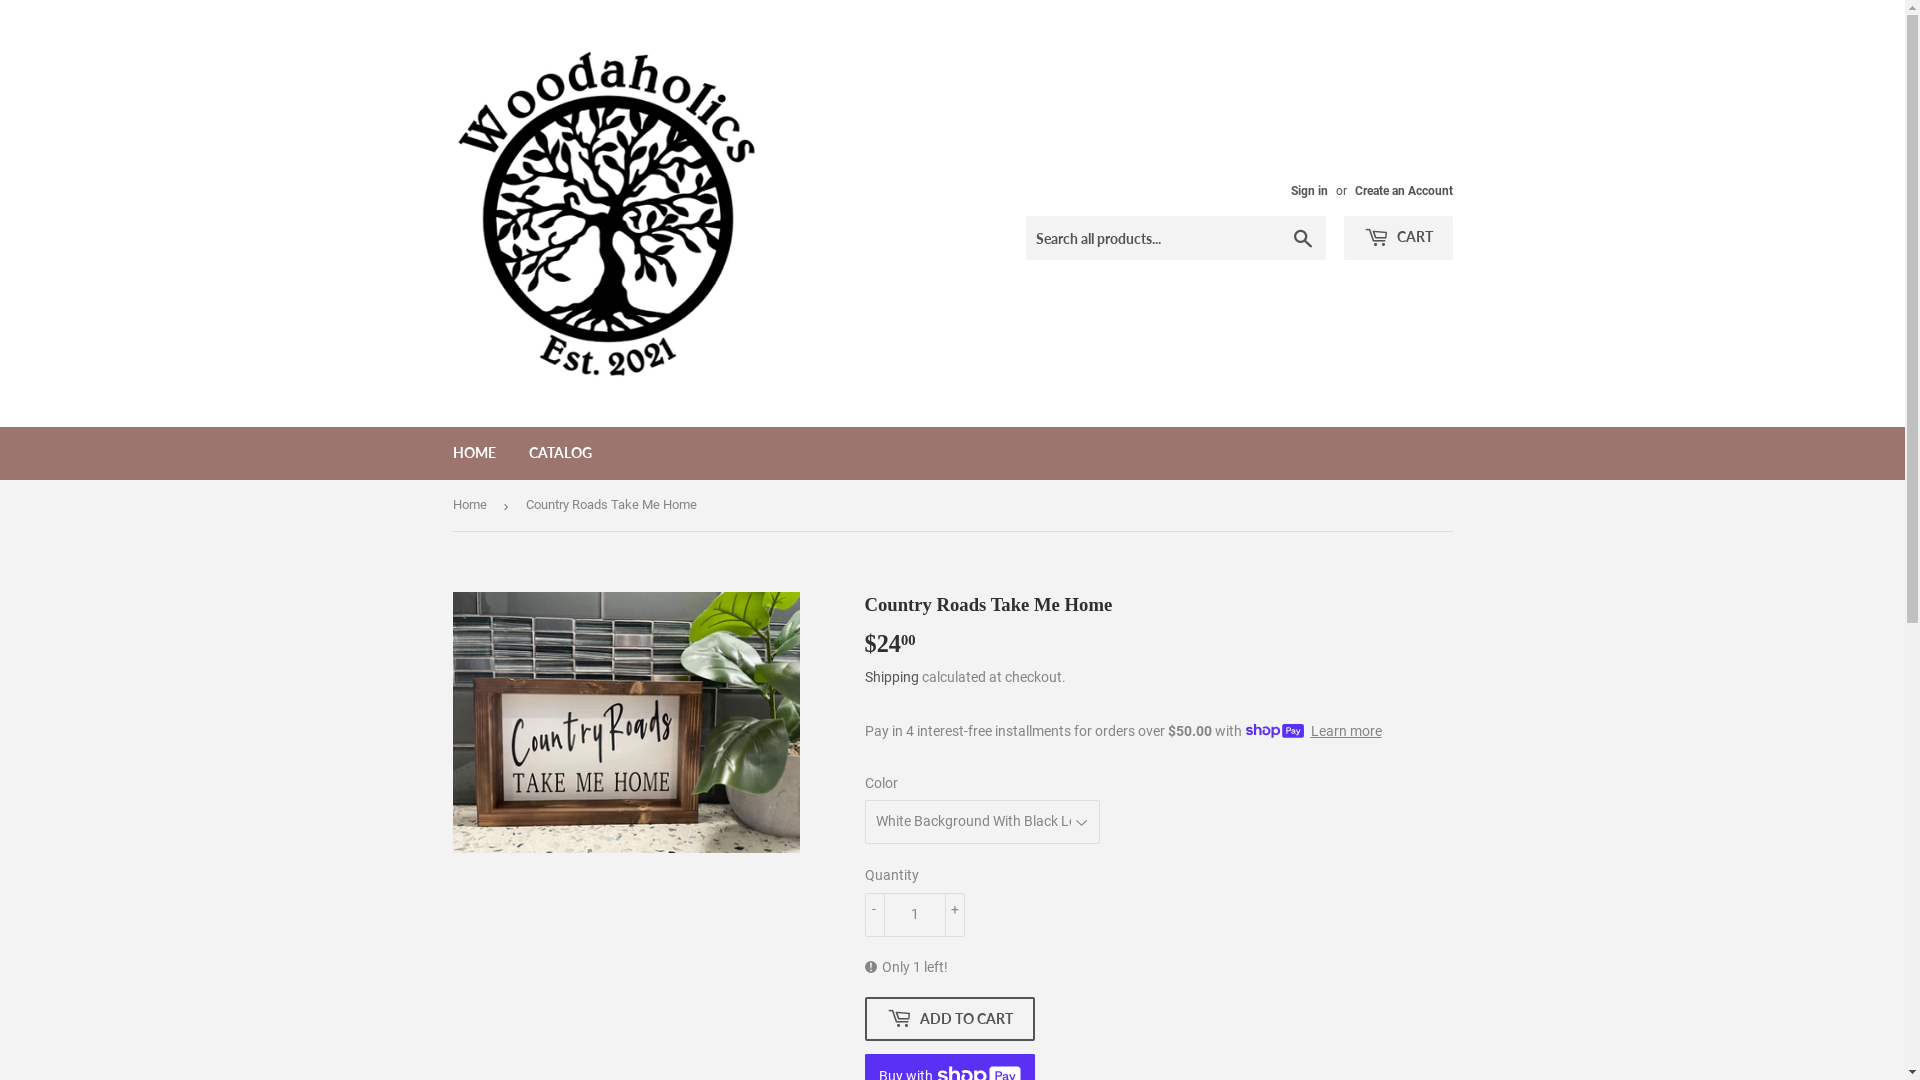 The image size is (1920, 1080). What do you see at coordinates (450, 504) in the screenshot?
I see `'Home'` at bounding box center [450, 504].